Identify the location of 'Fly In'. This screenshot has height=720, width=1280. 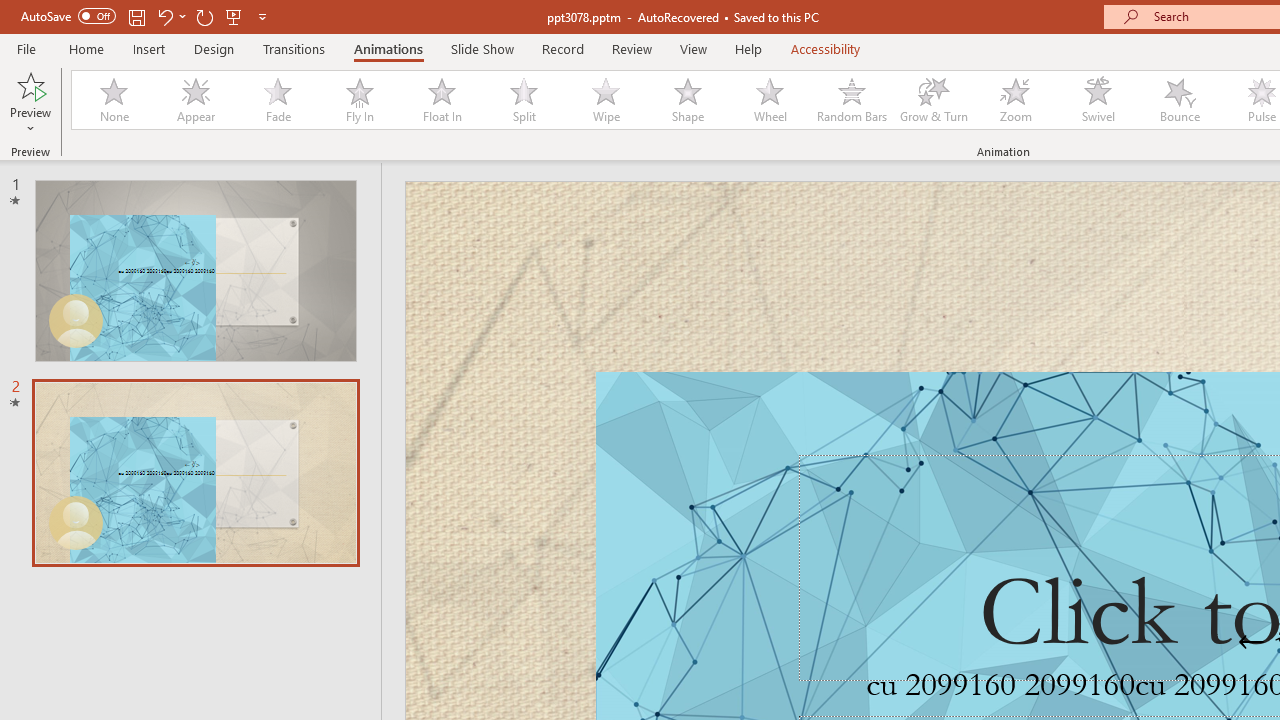
(359, 100).